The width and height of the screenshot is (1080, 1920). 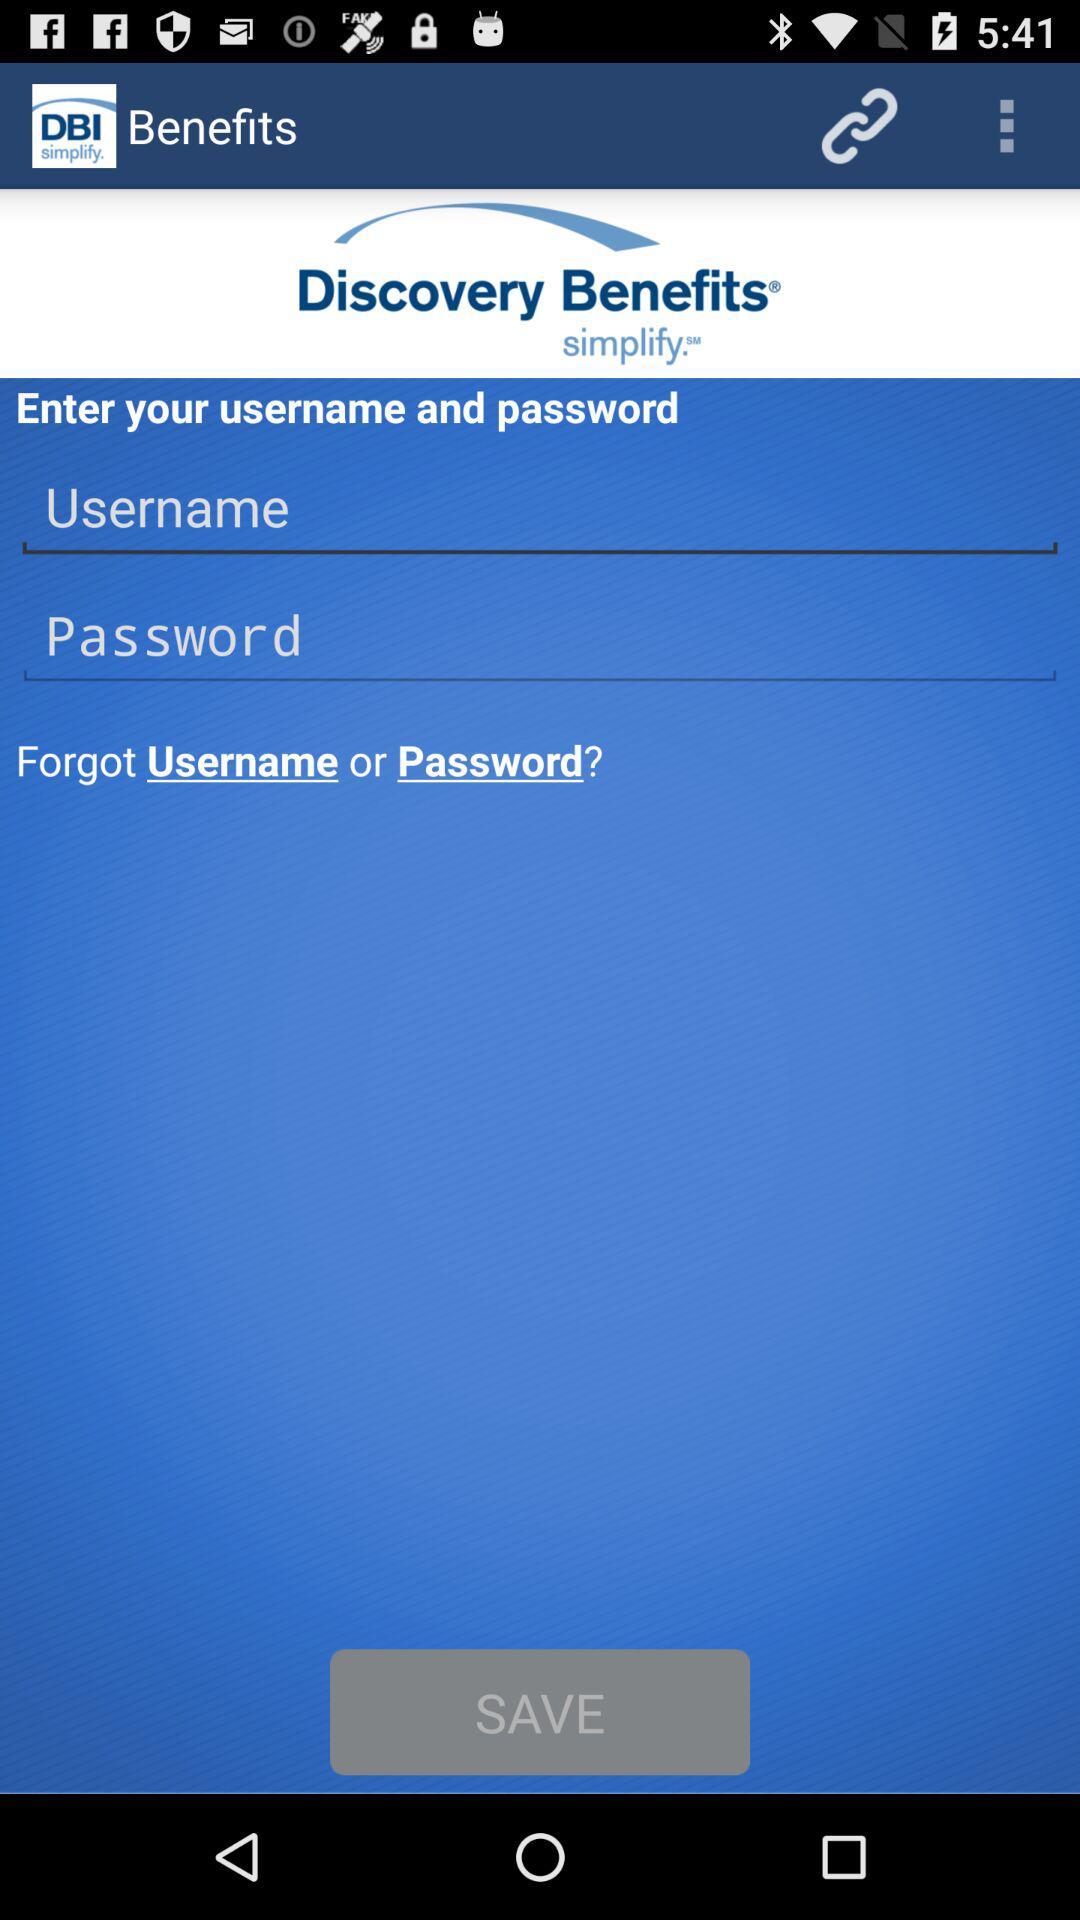 I want to click on username, so click(x=540, y=507).